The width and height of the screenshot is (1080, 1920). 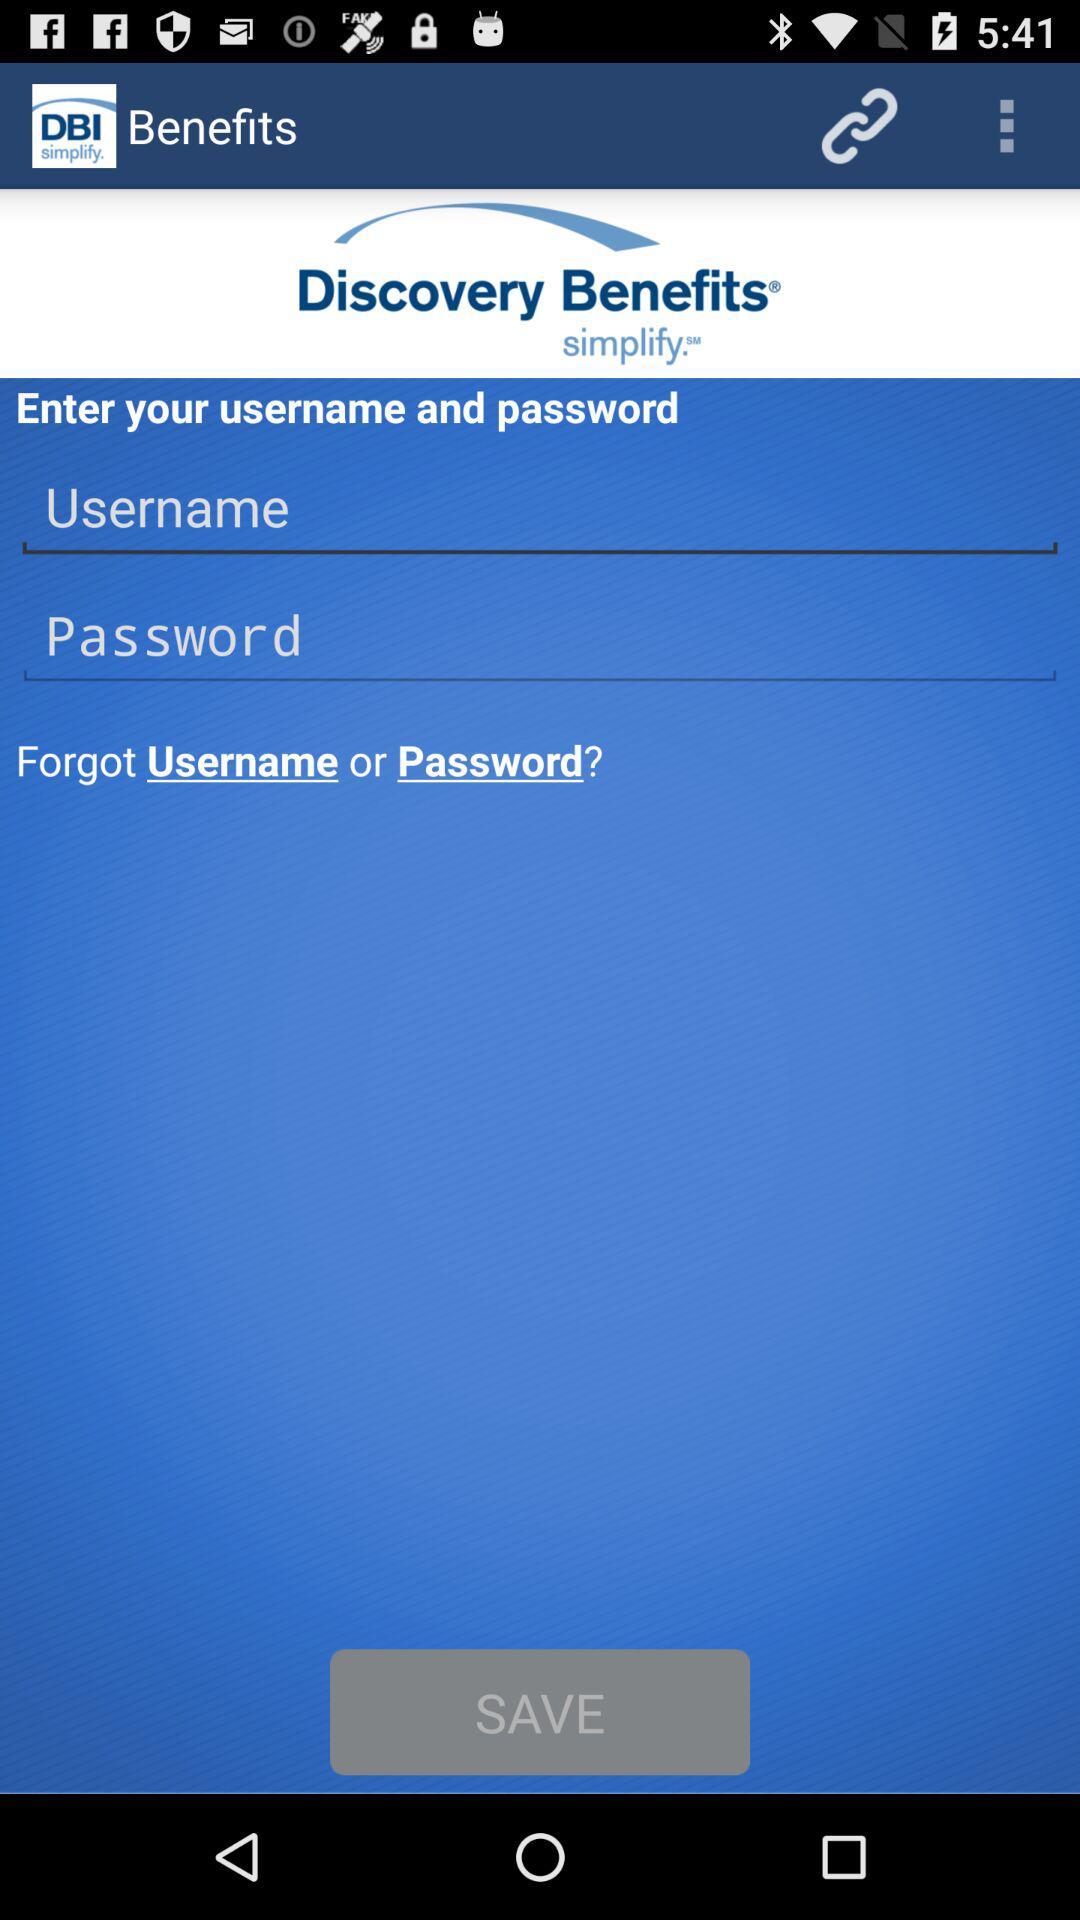 I want to click on username, so click(x=540, y=507).